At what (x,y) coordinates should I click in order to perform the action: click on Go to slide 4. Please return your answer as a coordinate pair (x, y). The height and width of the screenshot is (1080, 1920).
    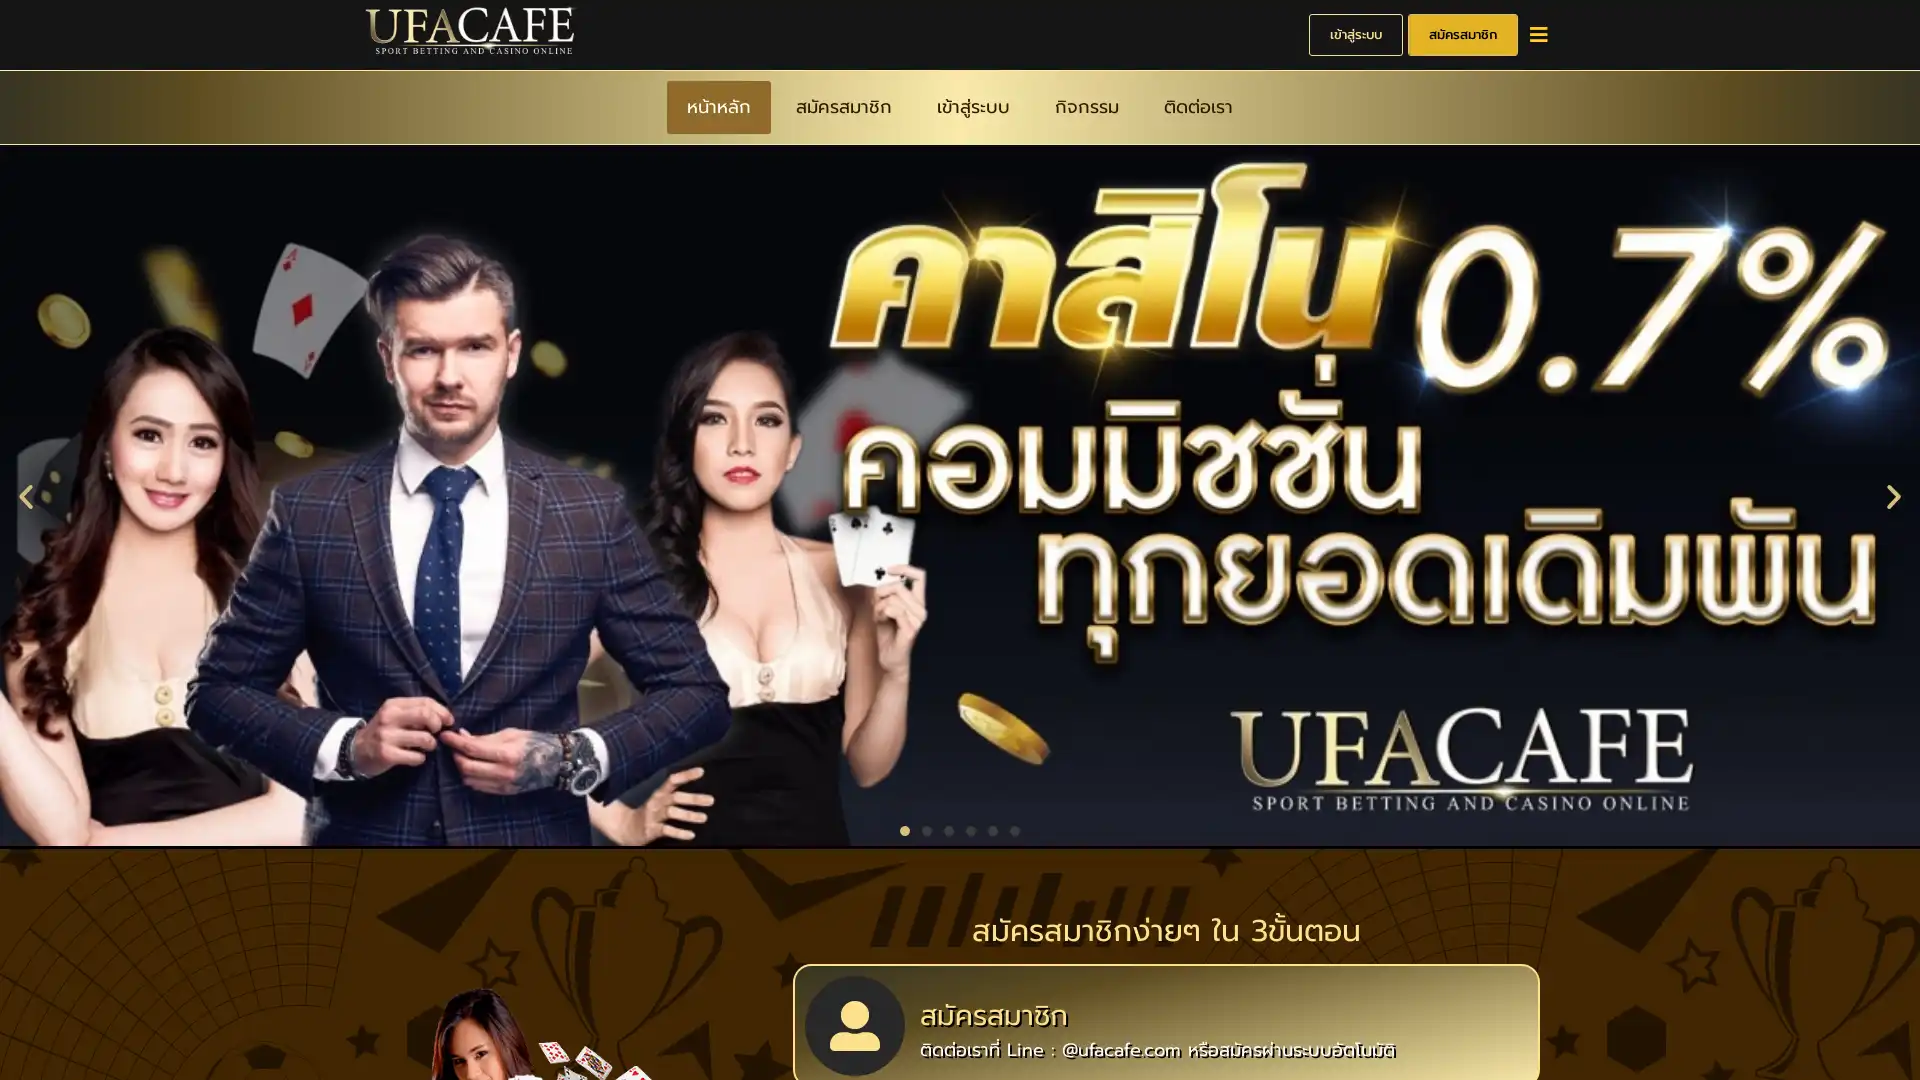
    Looking at the image, I should click on (970, 828).